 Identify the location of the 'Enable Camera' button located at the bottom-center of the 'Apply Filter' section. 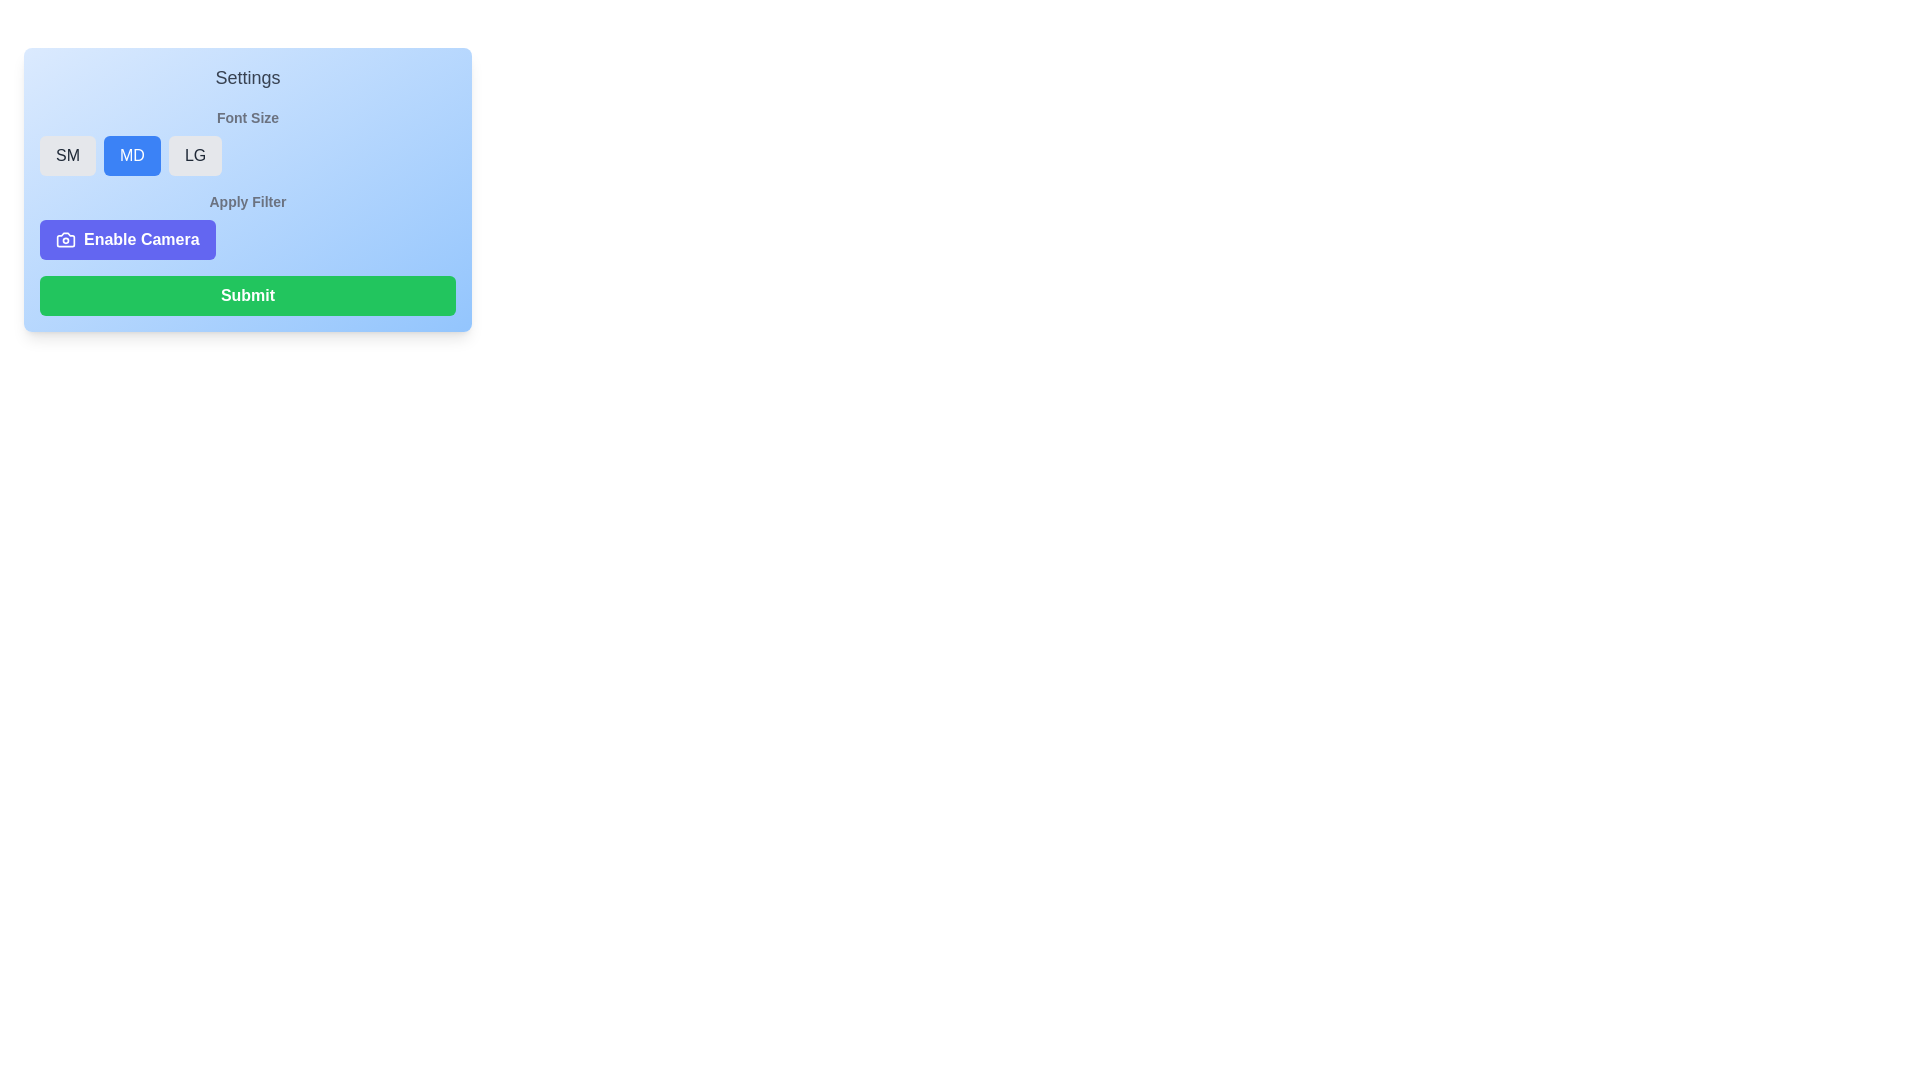
(247, 238).